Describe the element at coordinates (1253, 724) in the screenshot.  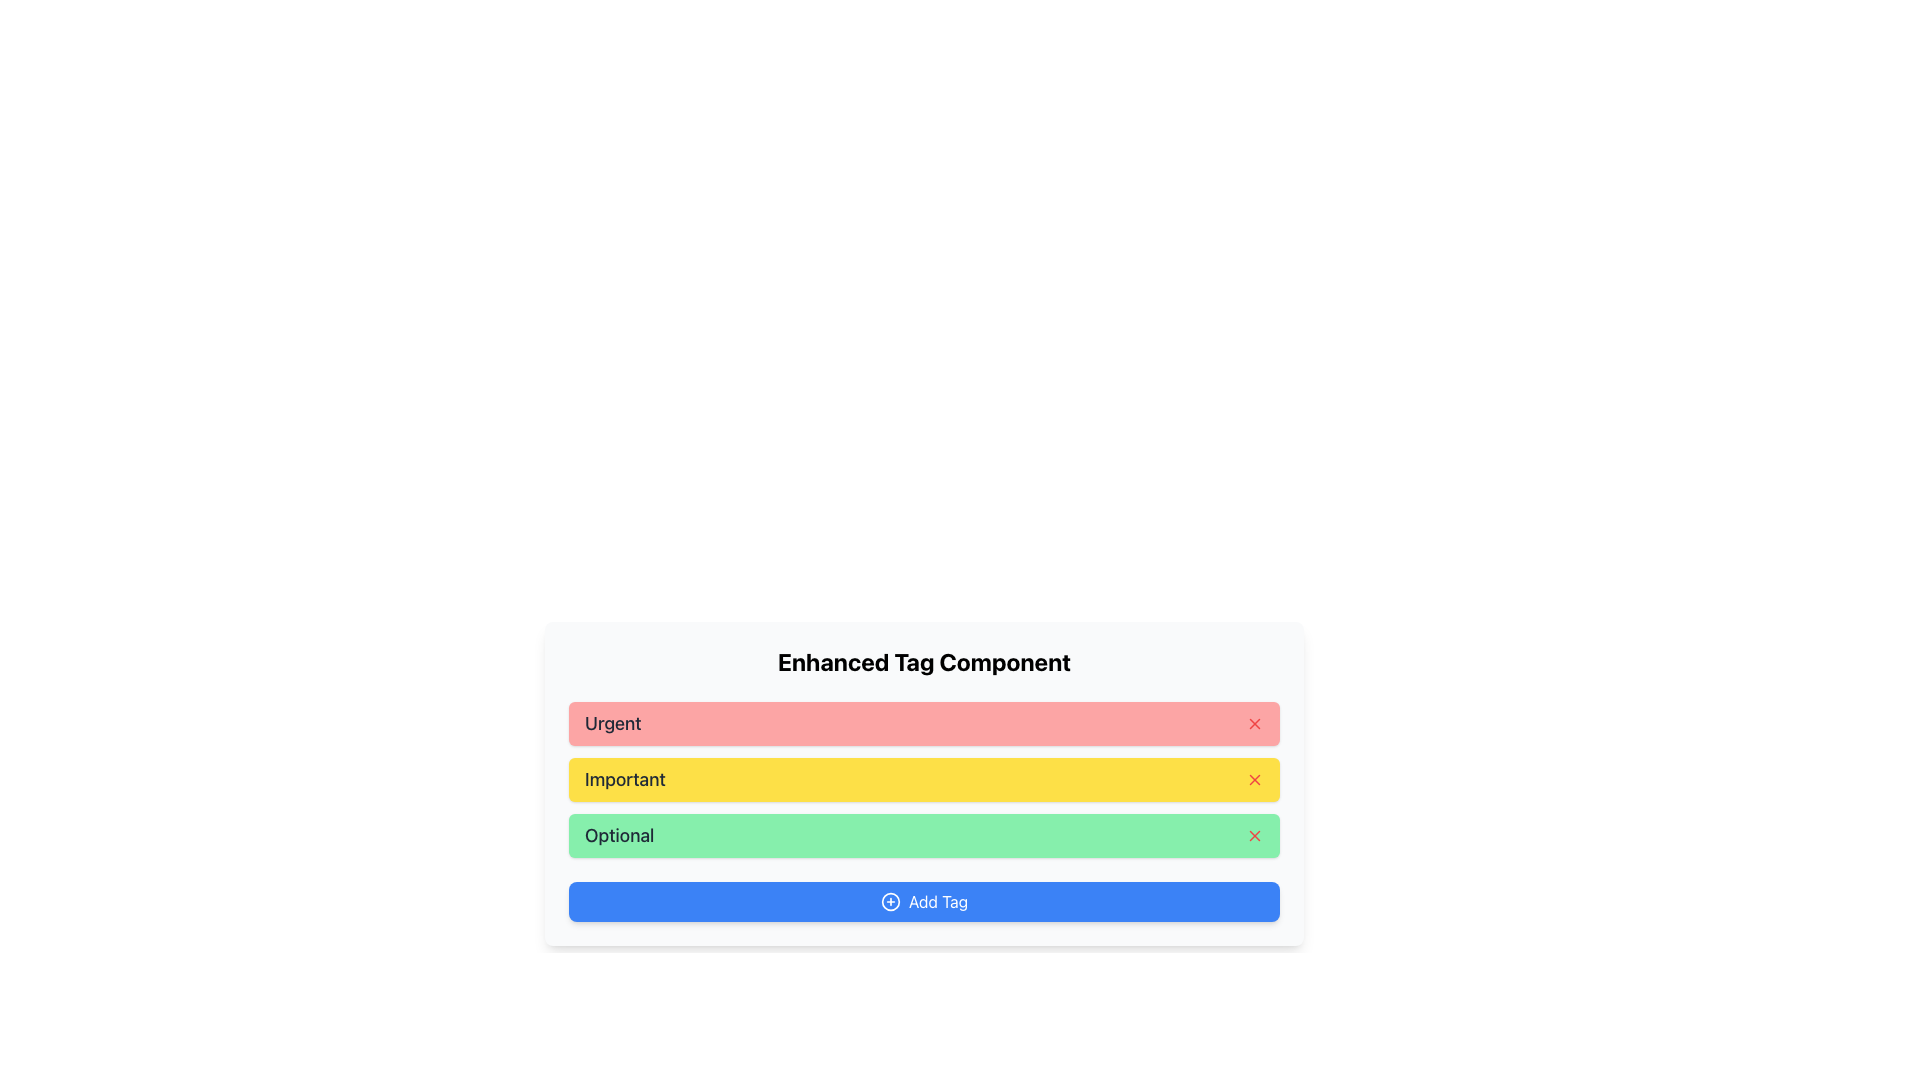
I see `the 'X' icon button located in the red background area labeled 'Urgent'` at that location.